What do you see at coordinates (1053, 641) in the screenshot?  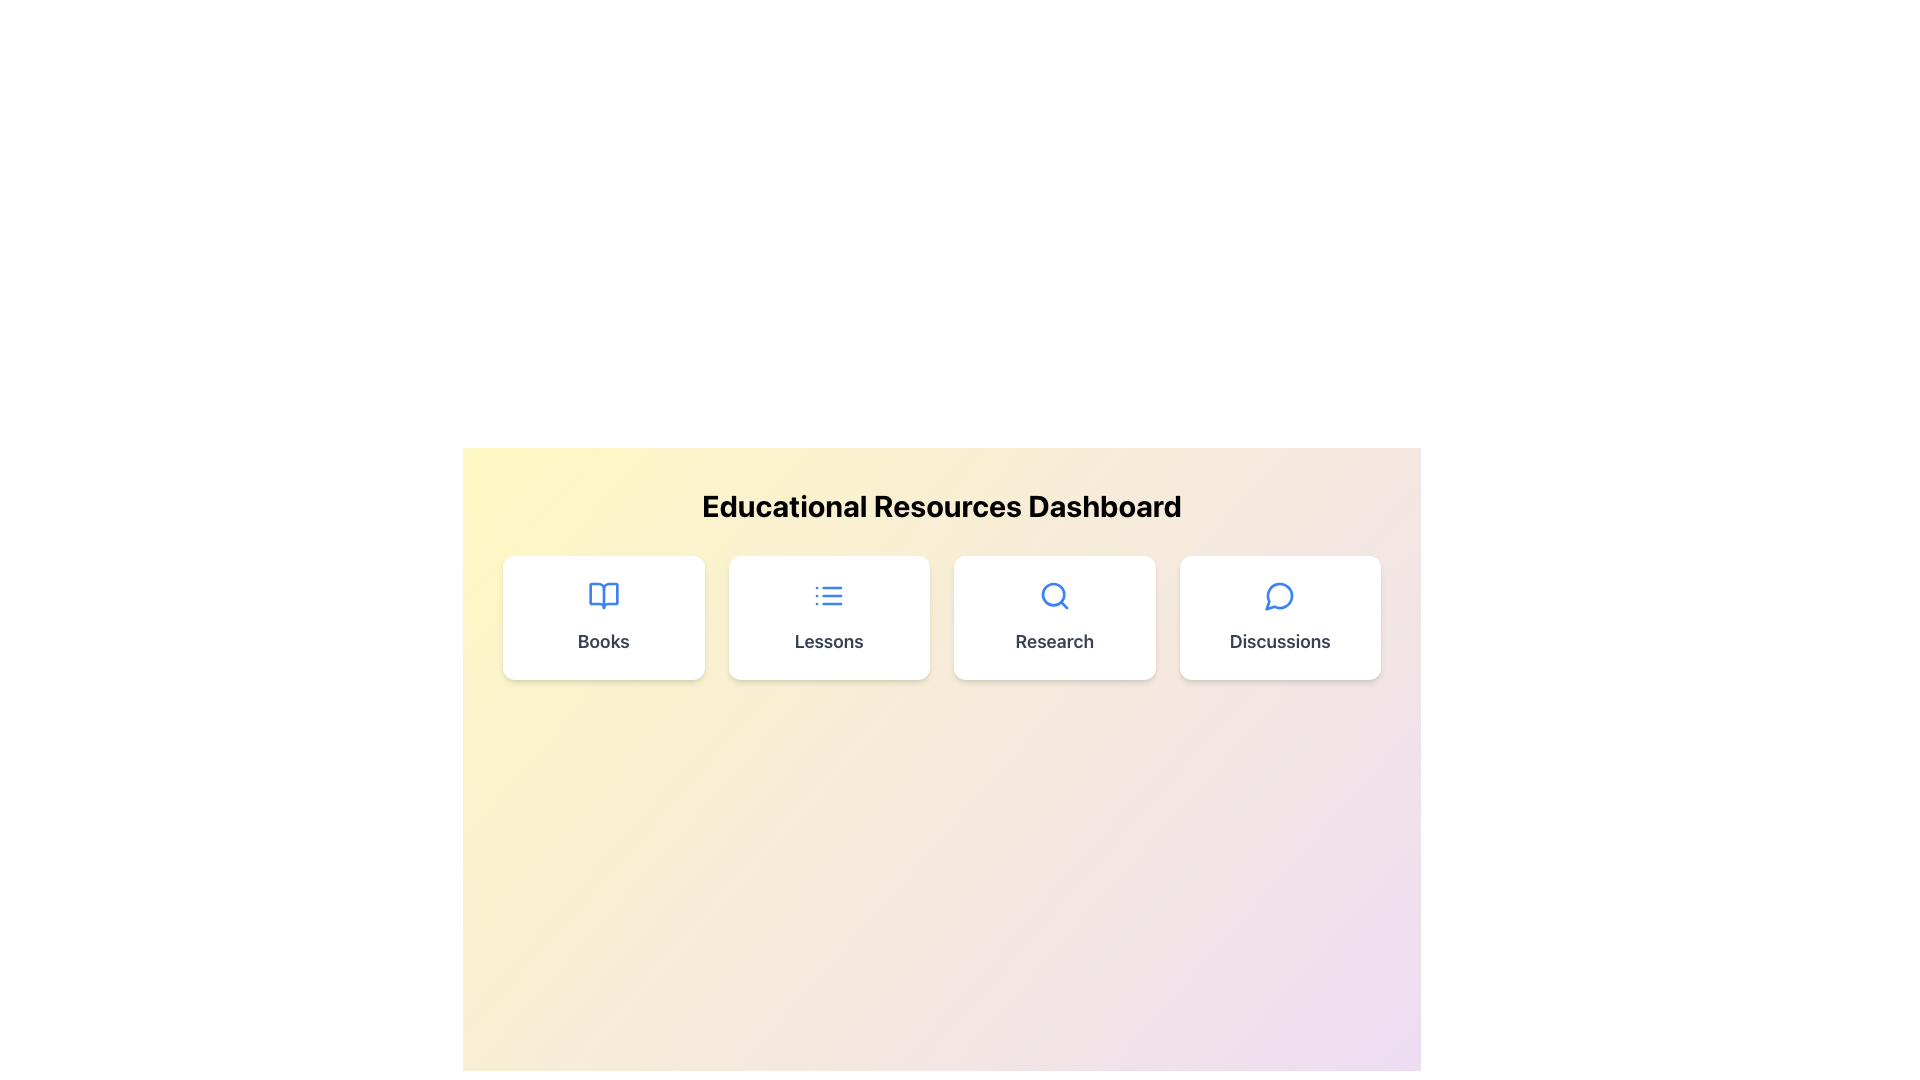 I see `text label located at the lower section of the third card from the left, beneath the magnifying glass icon` at bounding box center [1053, 641].